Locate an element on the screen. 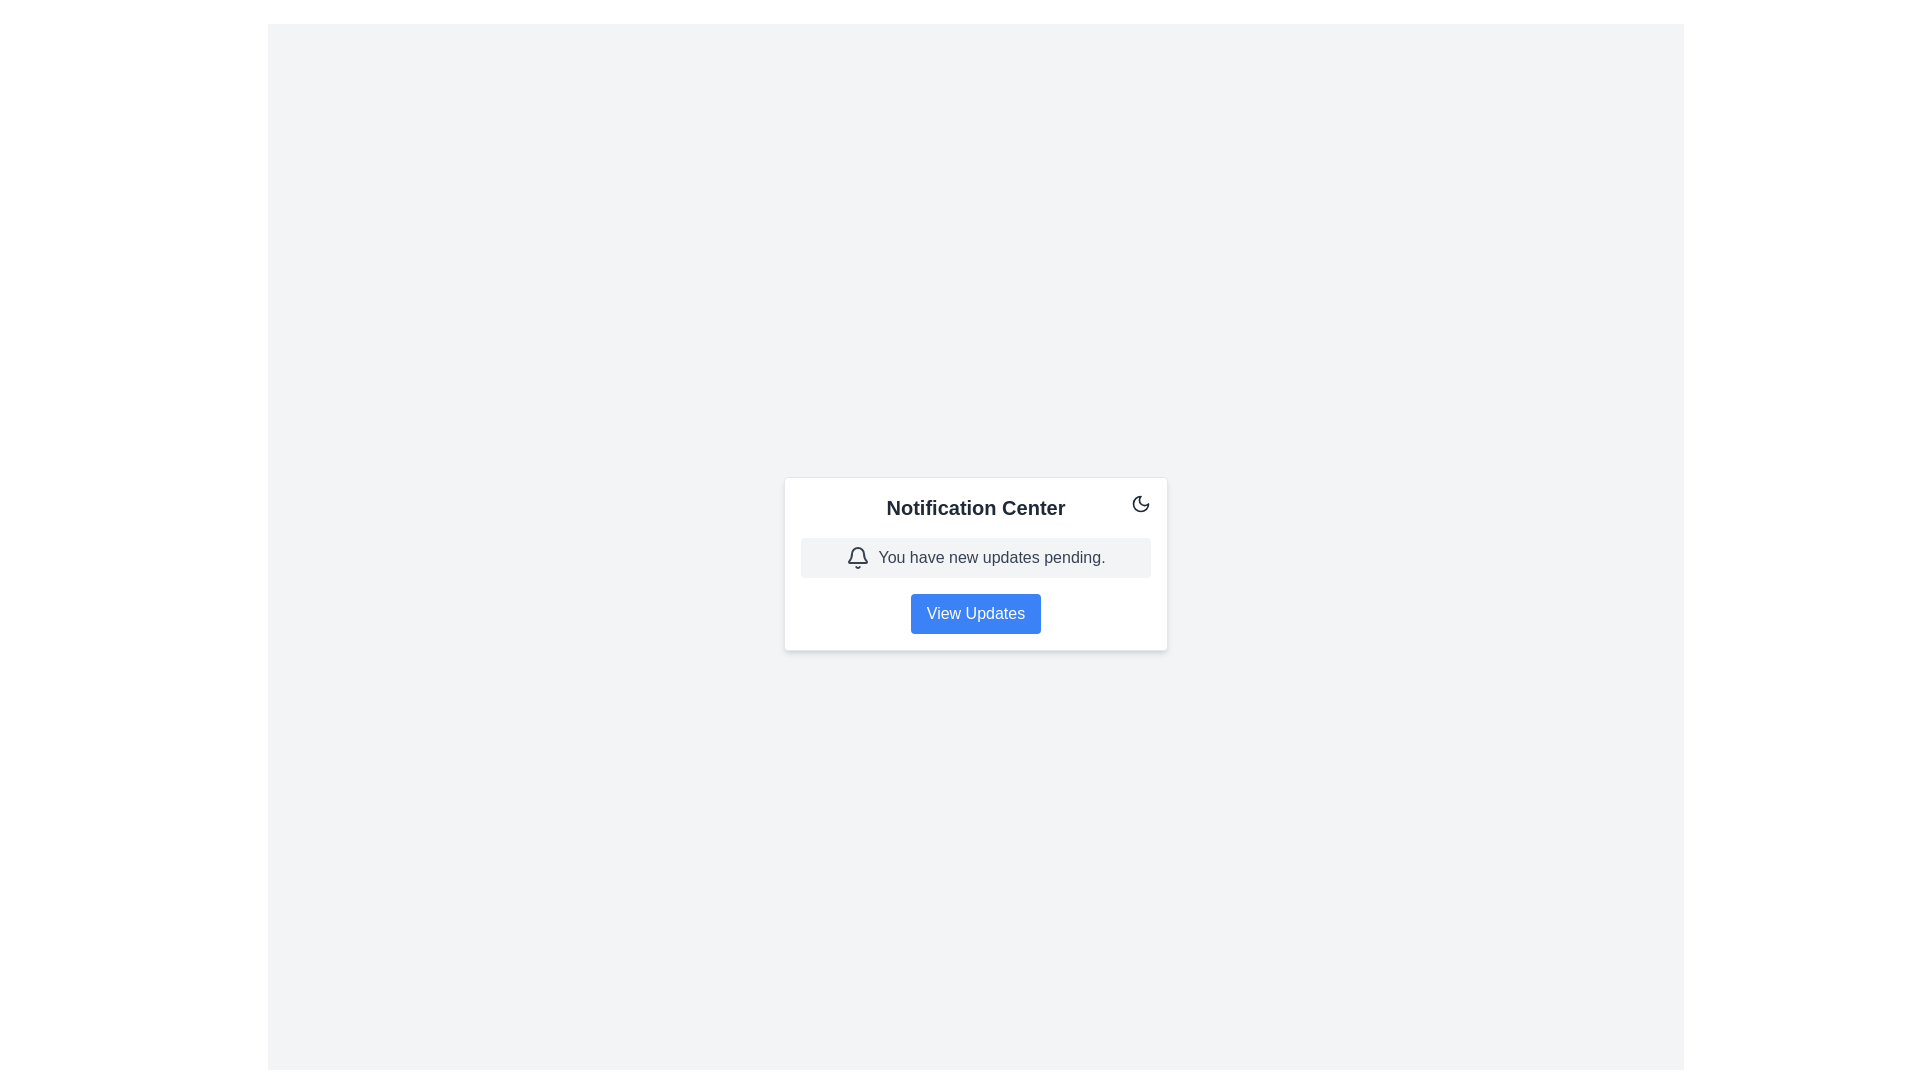  the crescent-shaped graphic resembling a partial moon within the Notification Center card is located at coordinates (1141, 501).